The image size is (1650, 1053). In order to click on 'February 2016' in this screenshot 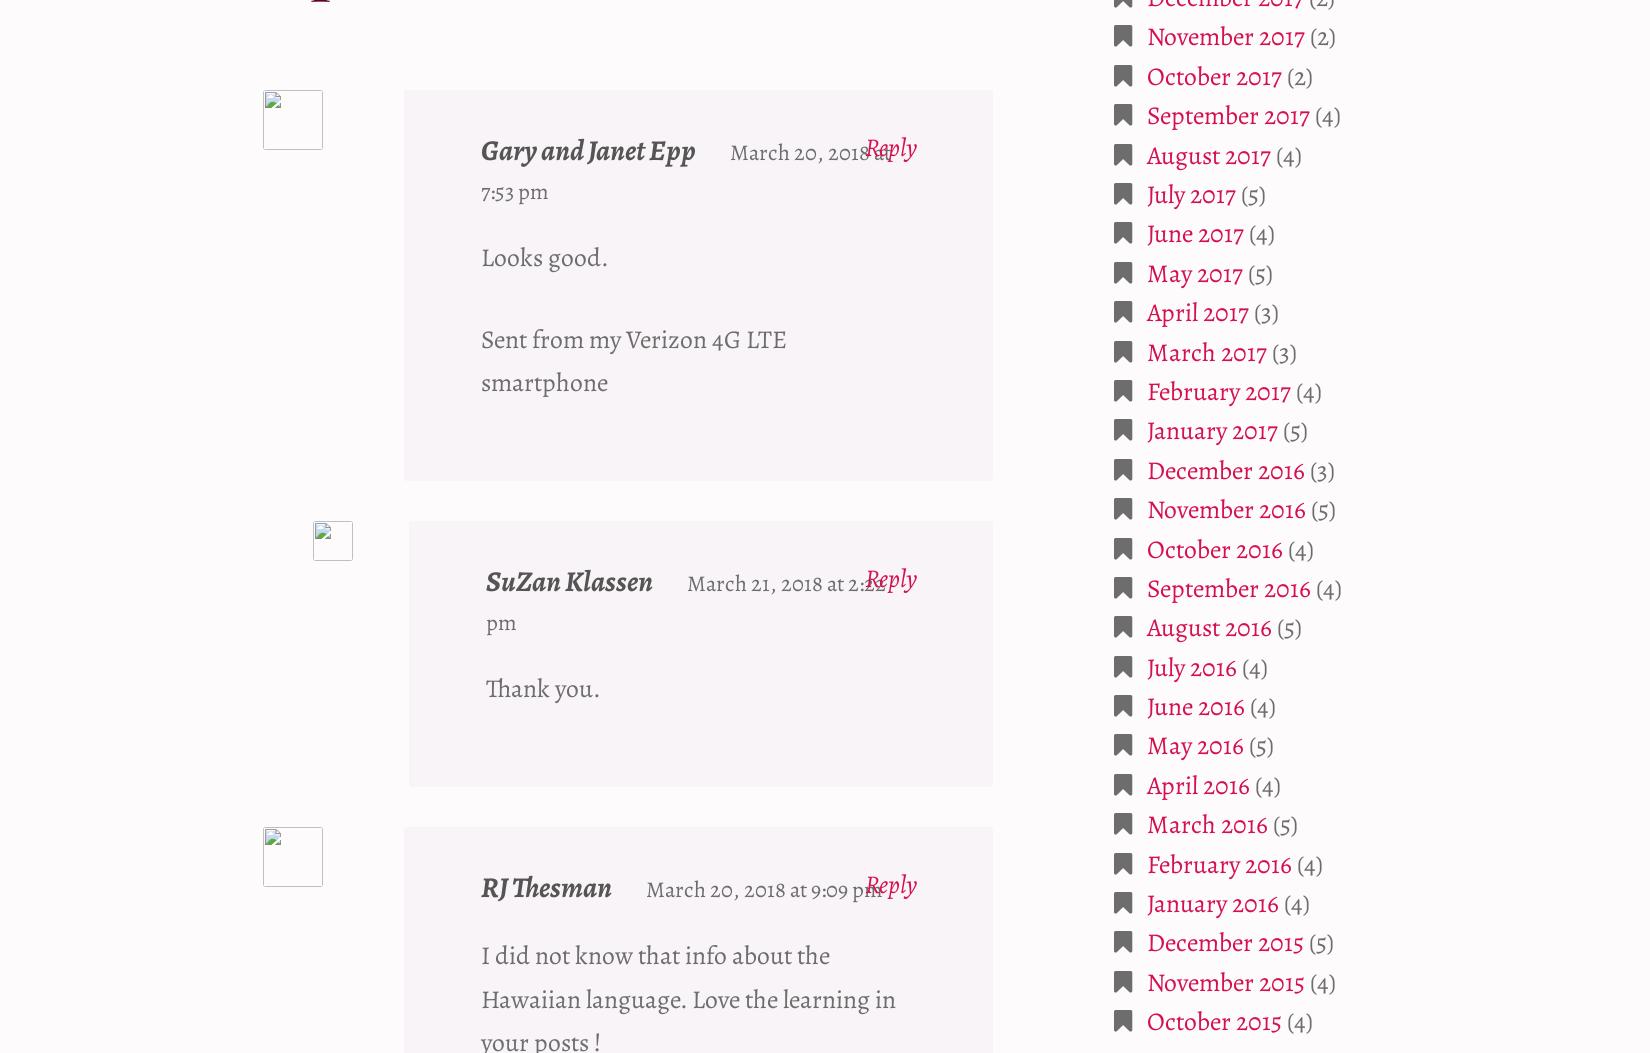, I will do `click(1147, 863)`.